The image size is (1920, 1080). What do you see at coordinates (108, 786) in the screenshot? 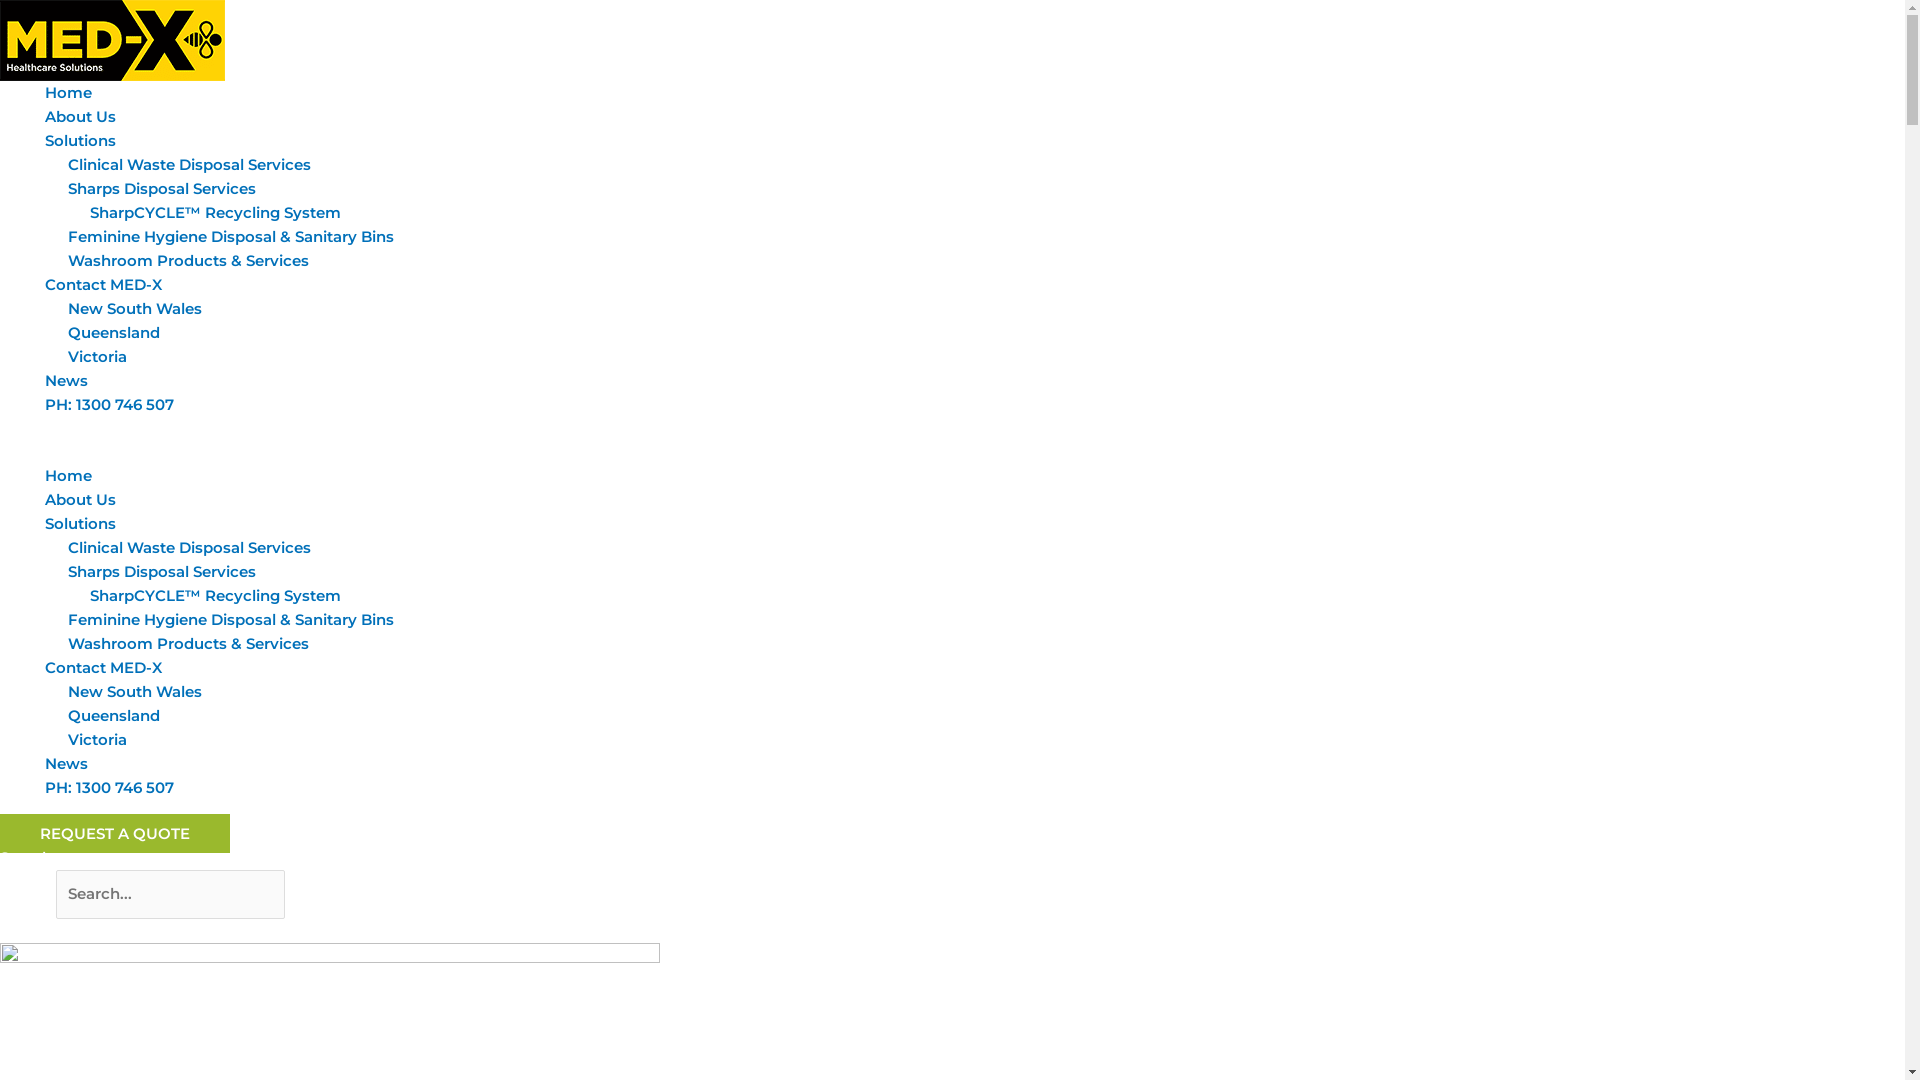
I see `'PH: 1300 746 507'` at bounding box center [108, 786].